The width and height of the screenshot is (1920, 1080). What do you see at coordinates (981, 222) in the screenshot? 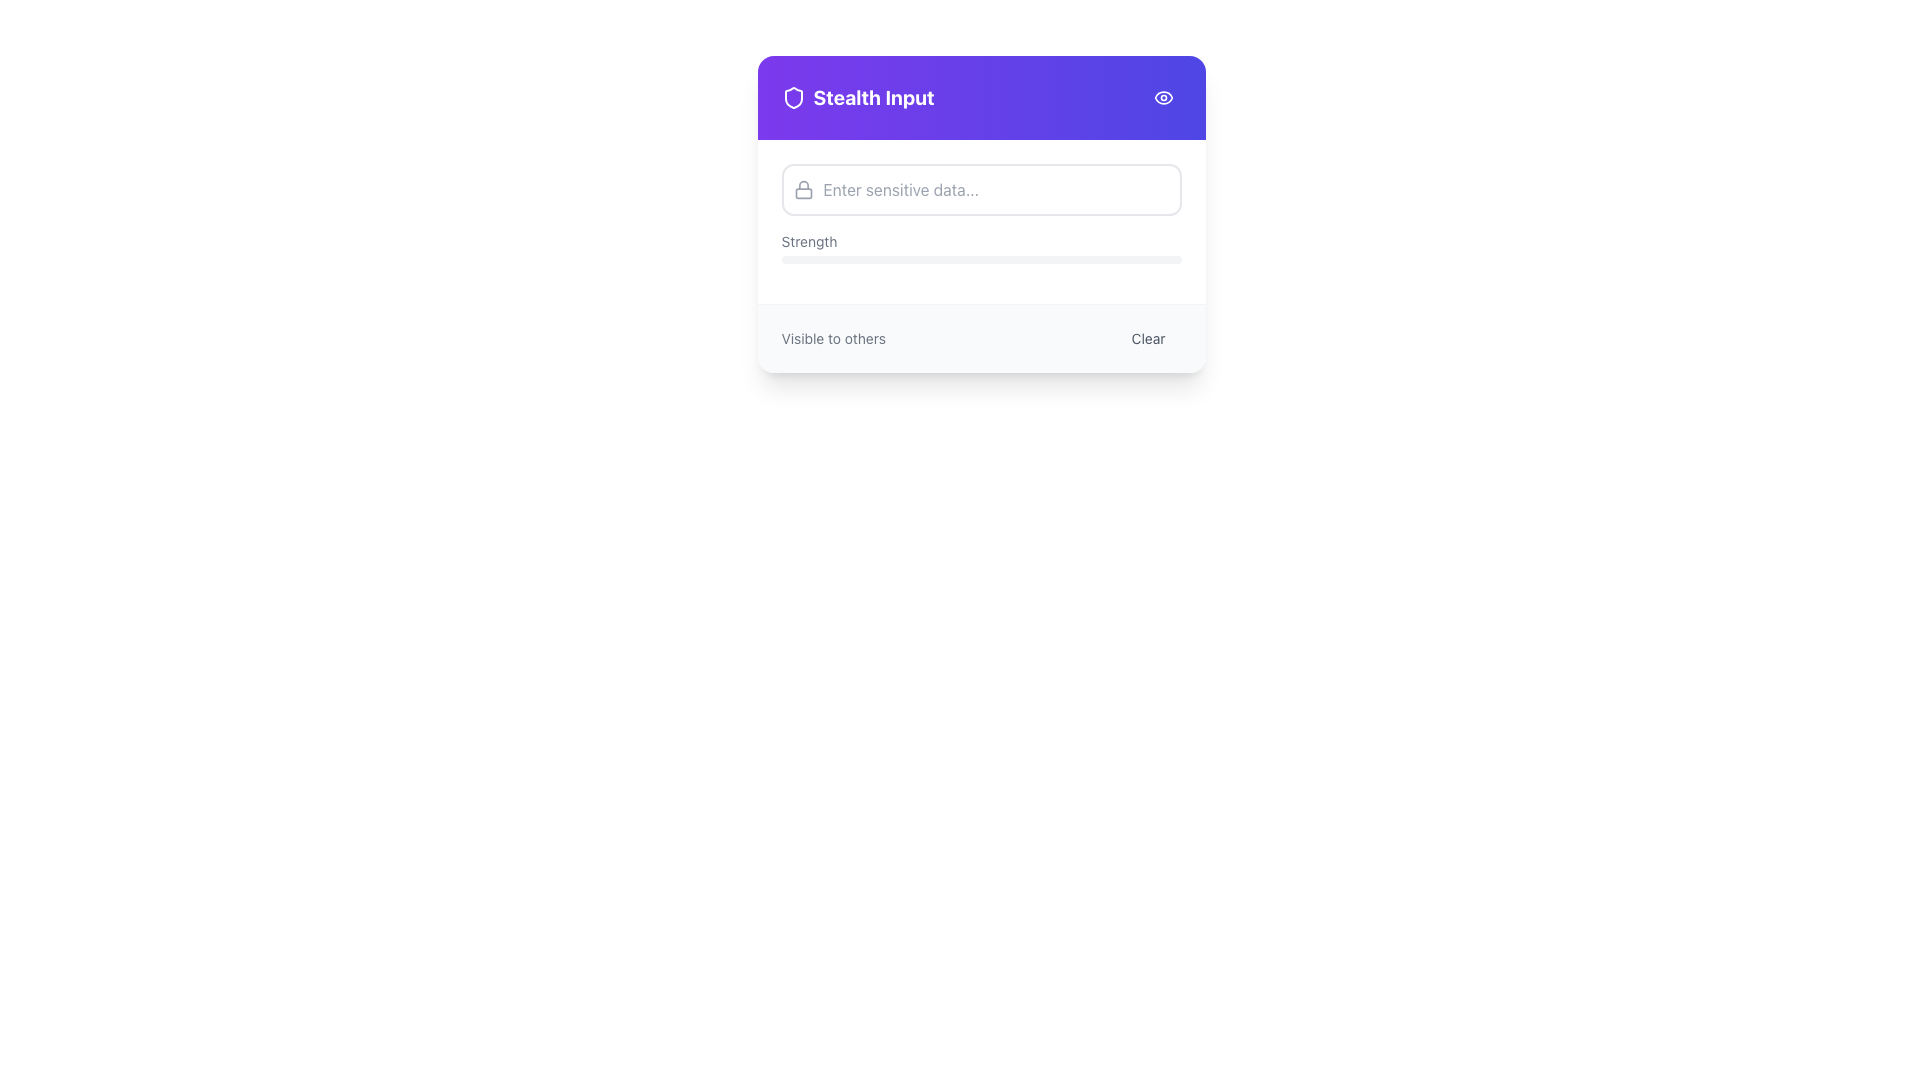
I see `the Password input field with strength indicator` at bounding box center [981, 222].